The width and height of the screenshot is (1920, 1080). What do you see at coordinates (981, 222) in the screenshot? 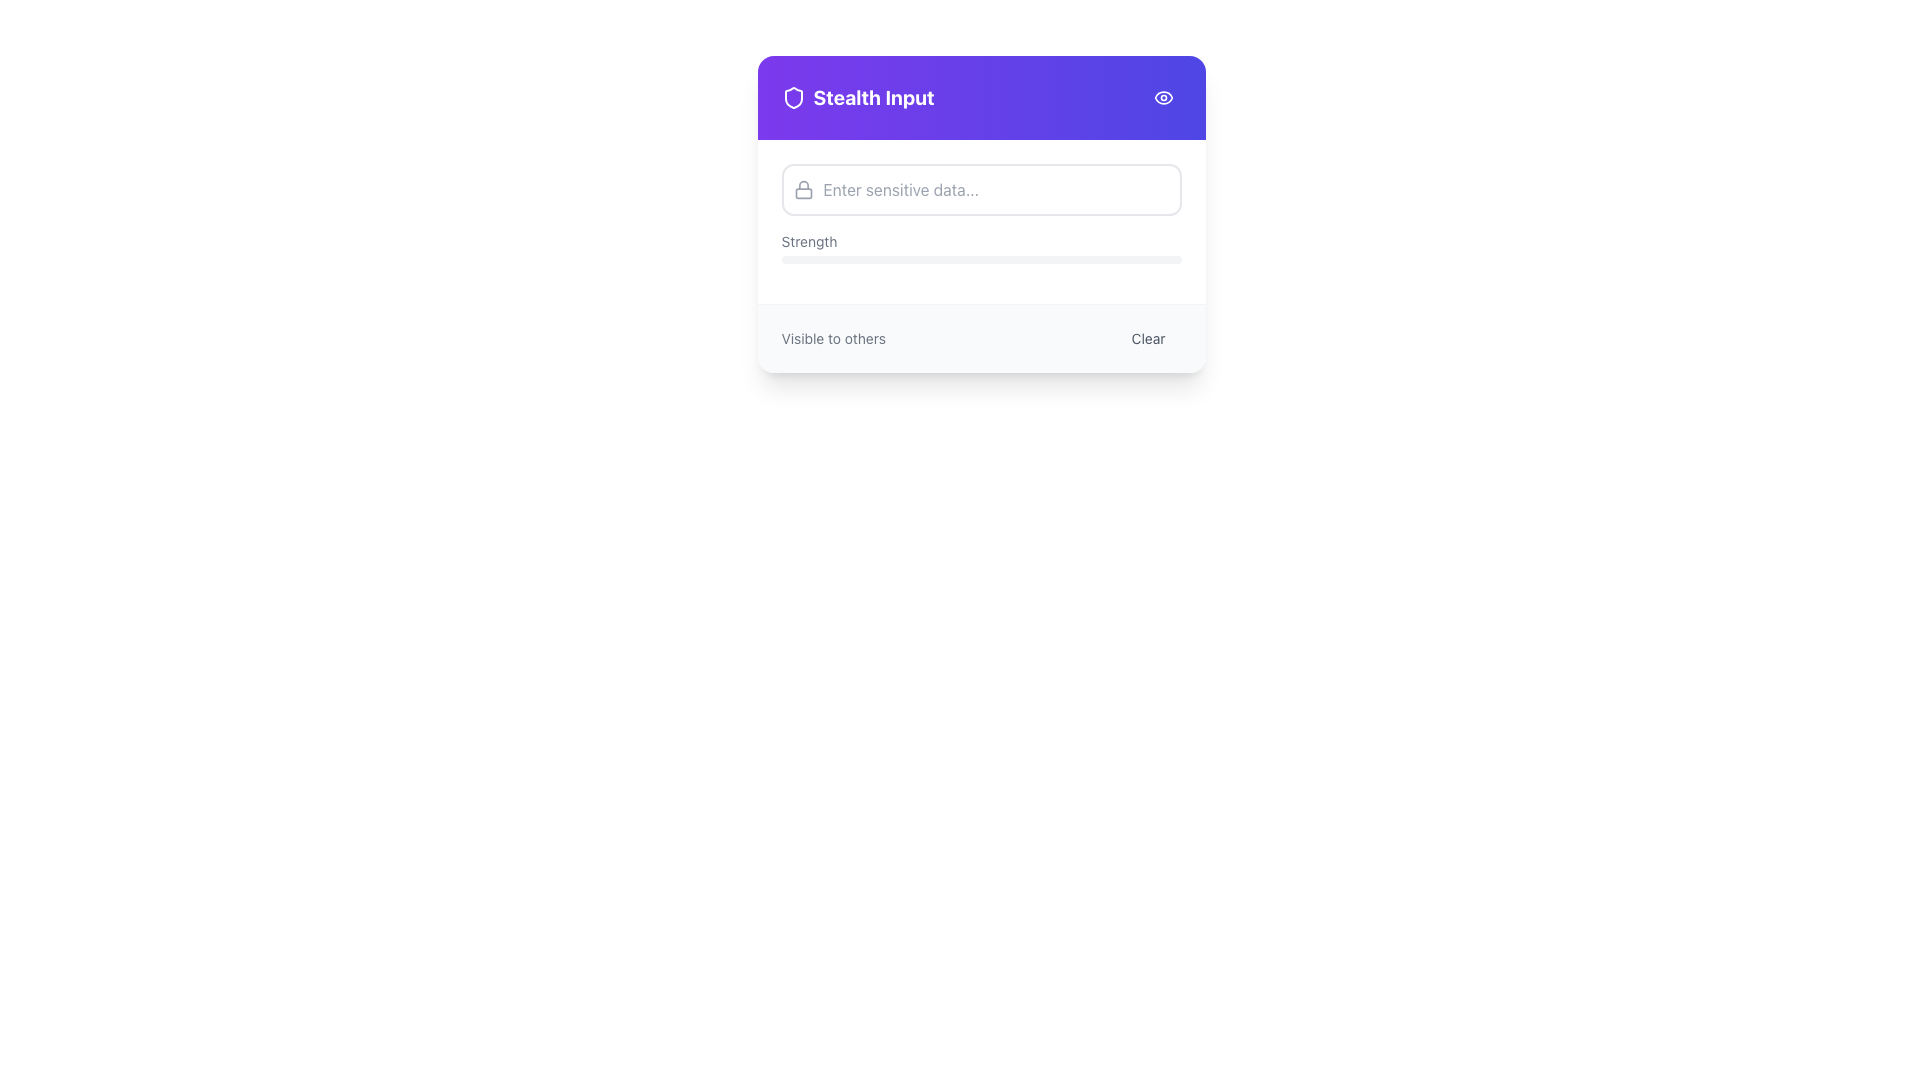
I see `the Password input field with strength indicator` at bounding box center [981, 222].